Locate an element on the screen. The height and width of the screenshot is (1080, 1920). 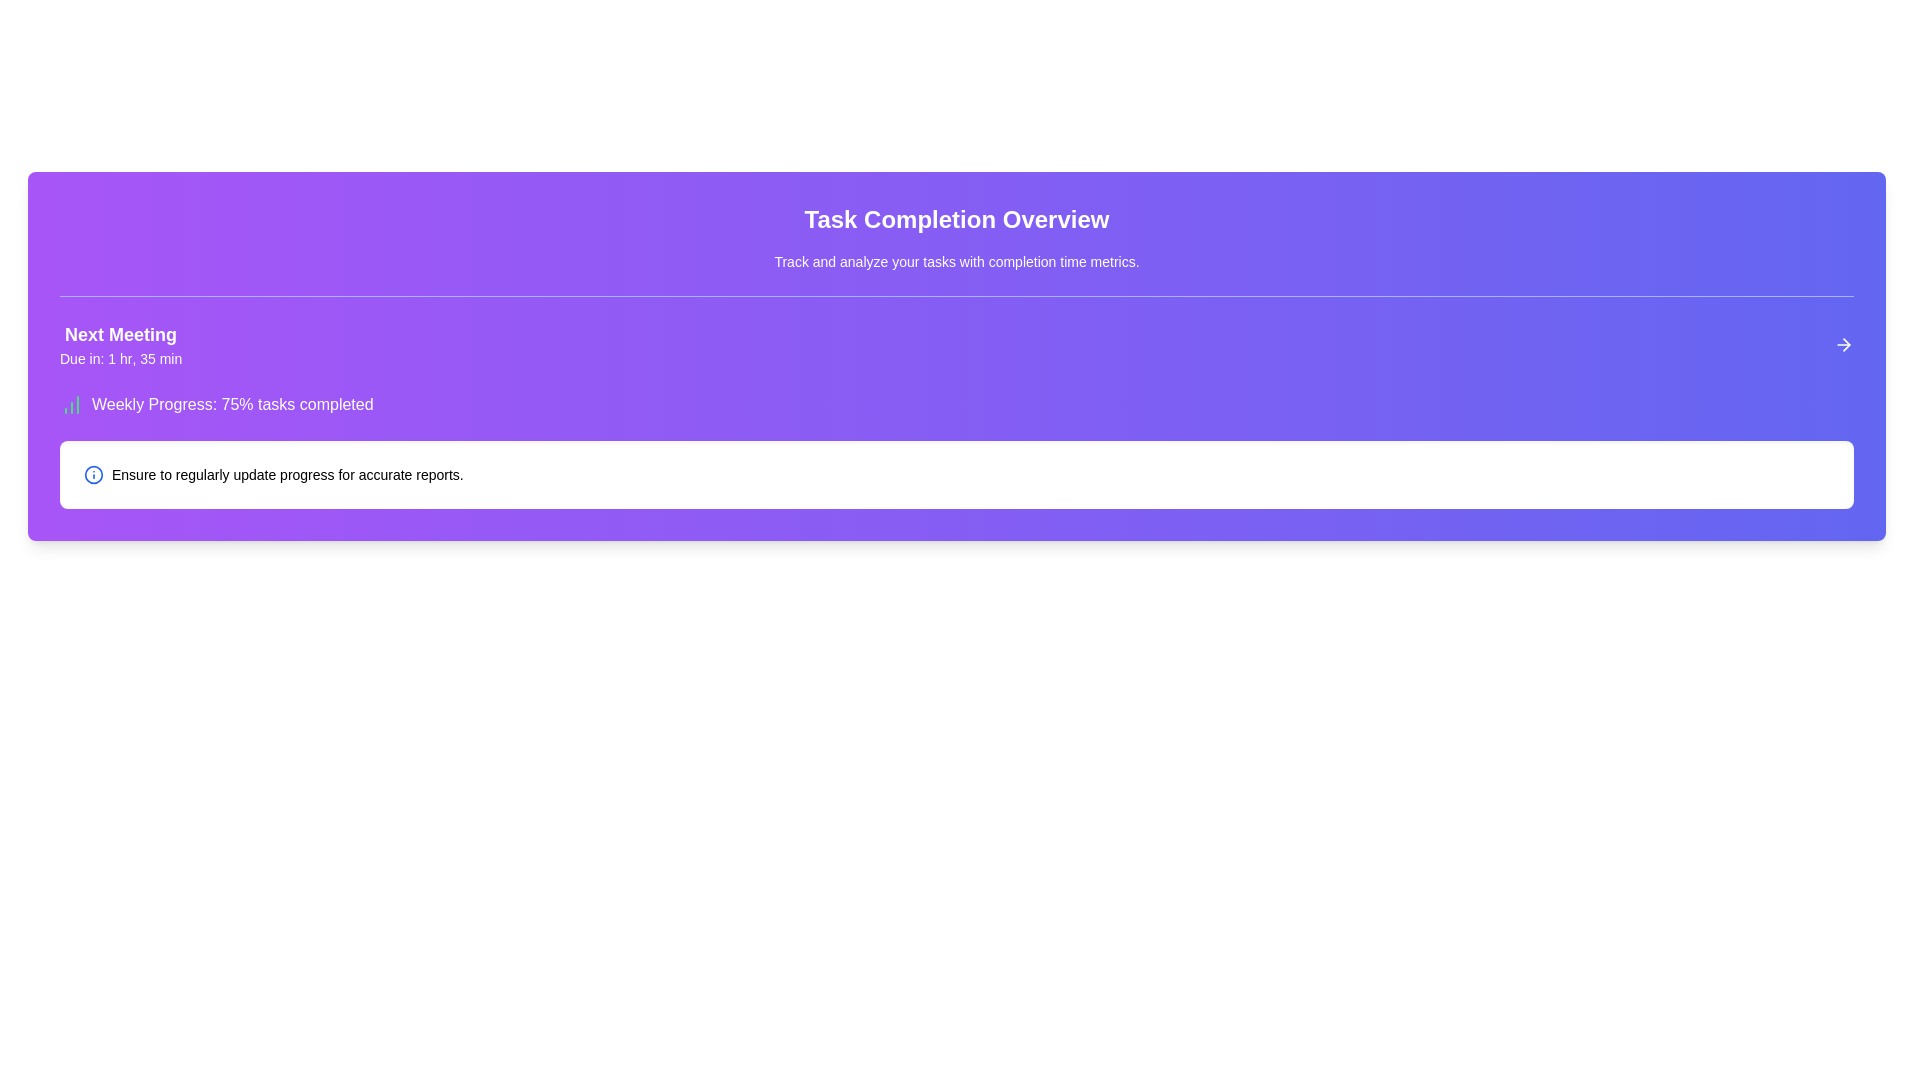
displayed information from the text label showing 'Due in: 1 hr, 35 min', which is positioned below 'Next Meeting' is located at coordinates (120, 357).